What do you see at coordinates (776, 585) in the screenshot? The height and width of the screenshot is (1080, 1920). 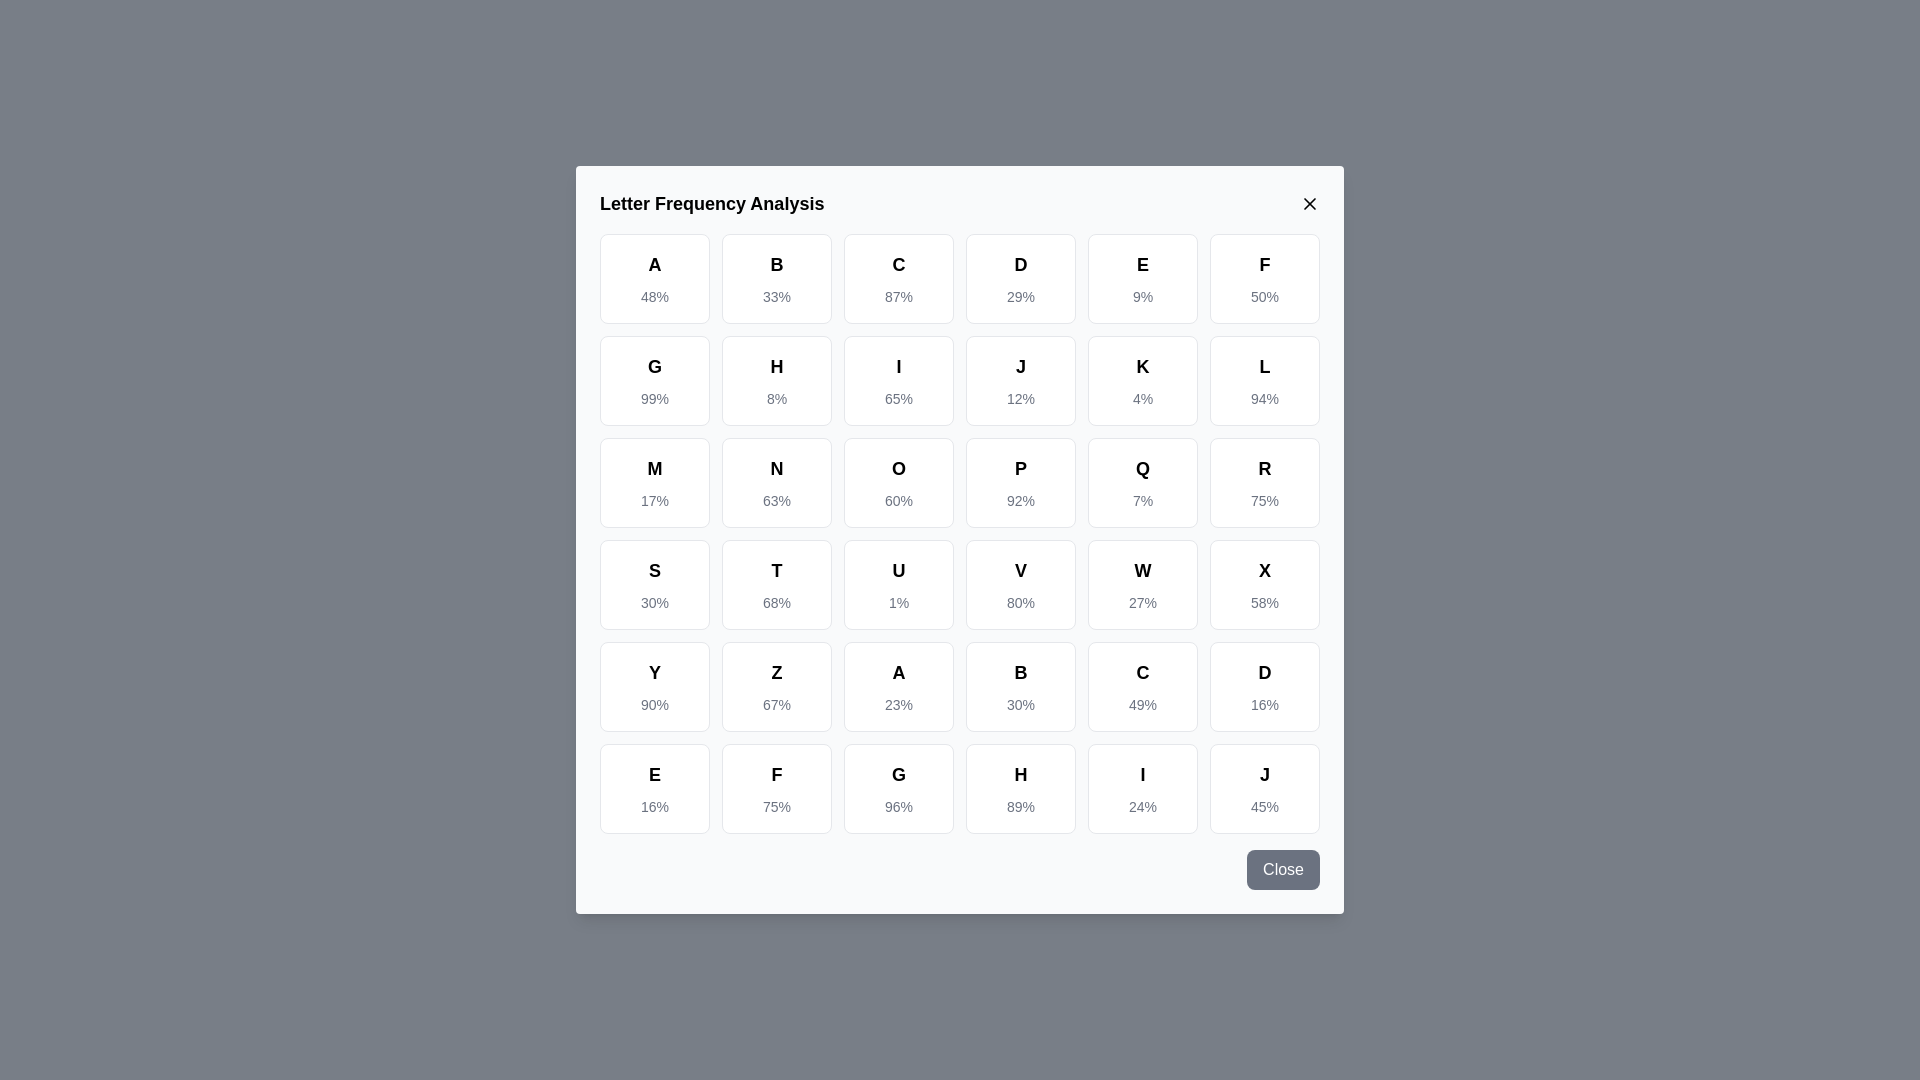 I see `the letter cell corresponding to T` at bounding box center [776, 585].